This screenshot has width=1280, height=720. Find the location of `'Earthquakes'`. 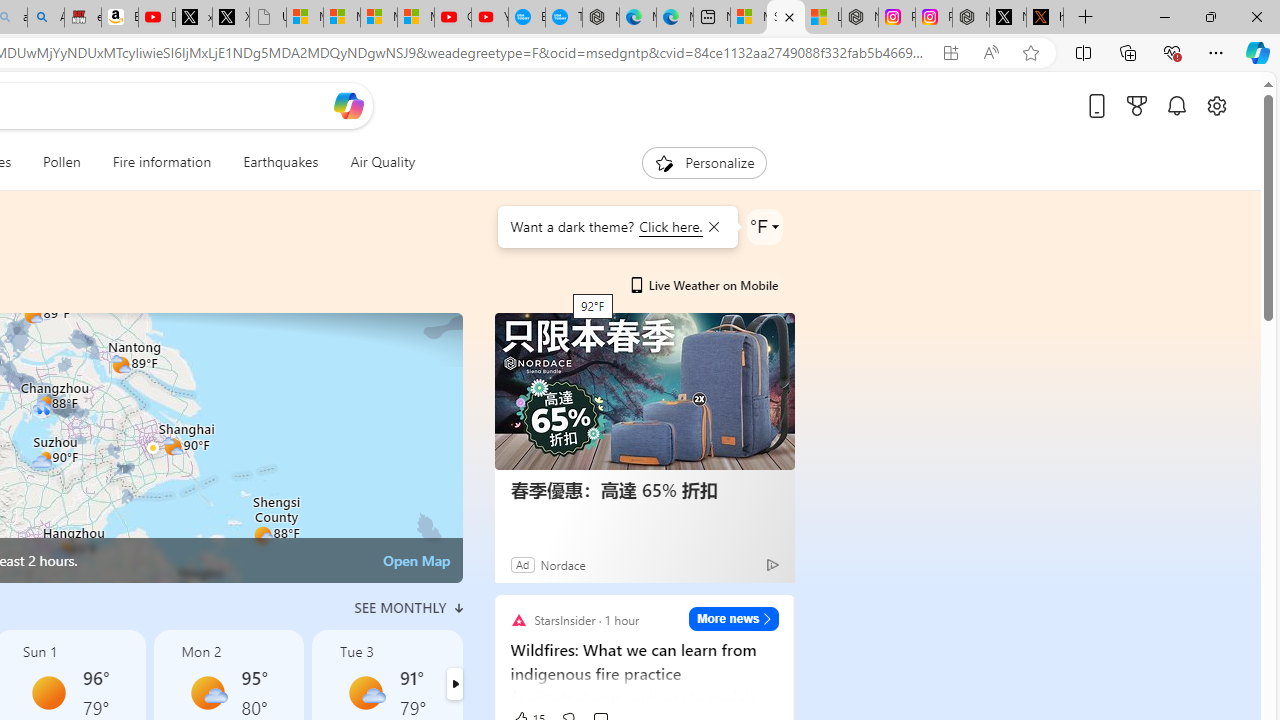

'Earthquakes' is located at coordinates (279, 162).